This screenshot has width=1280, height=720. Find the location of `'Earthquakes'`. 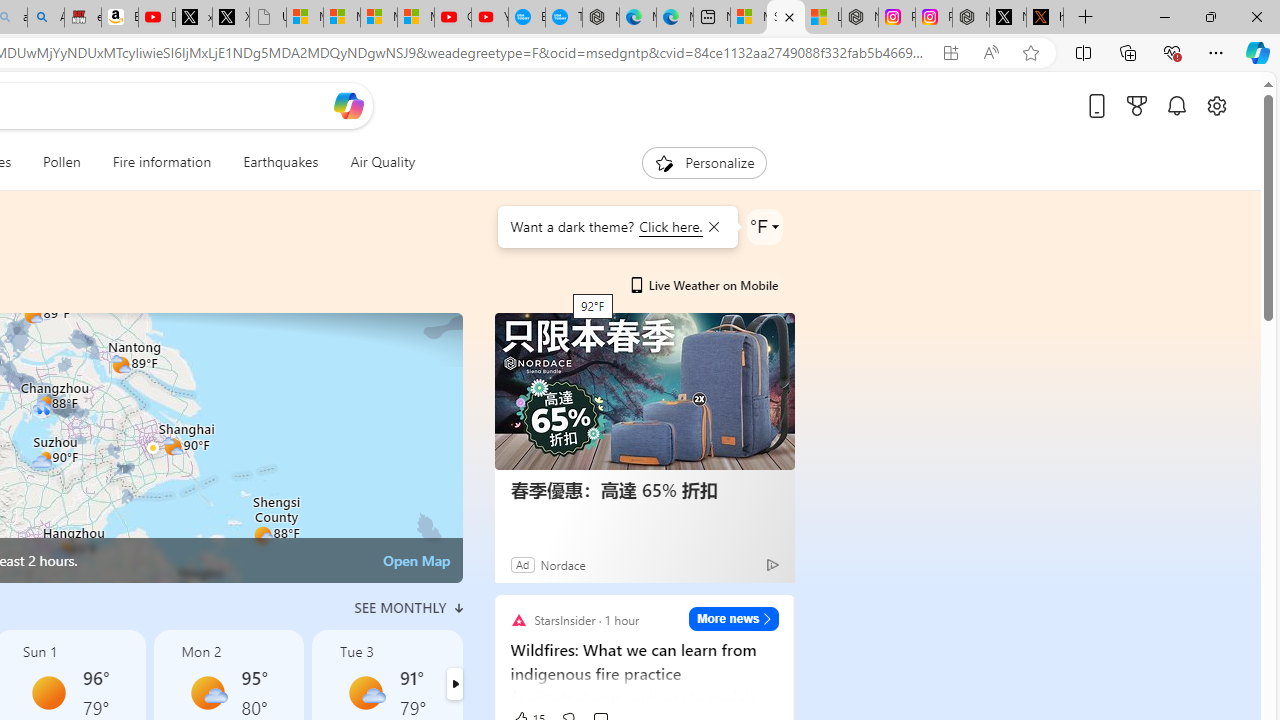

'Earthquakes' is located at coordinates (279, 162).